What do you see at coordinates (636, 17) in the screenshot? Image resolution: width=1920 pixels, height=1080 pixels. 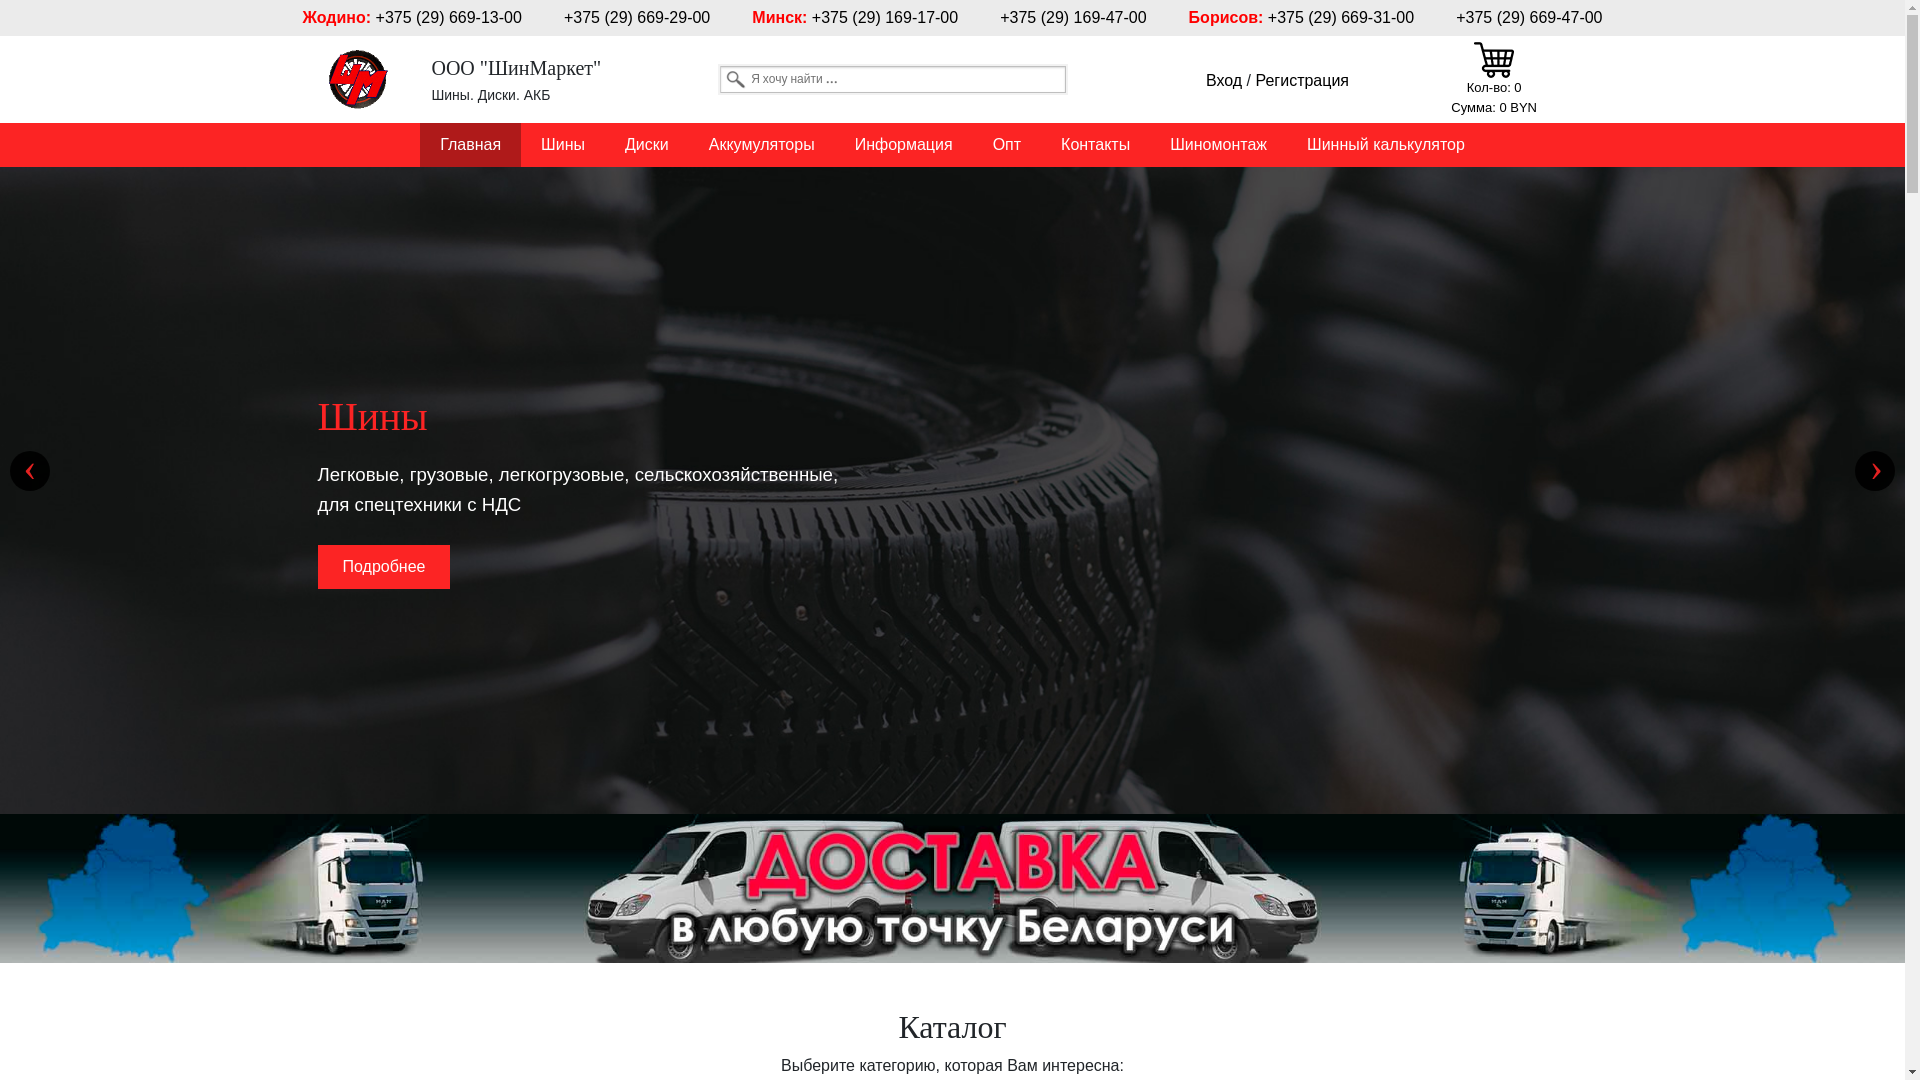 I see `'+375 (29) 669-29-00'` at bounding box center [636, 17].